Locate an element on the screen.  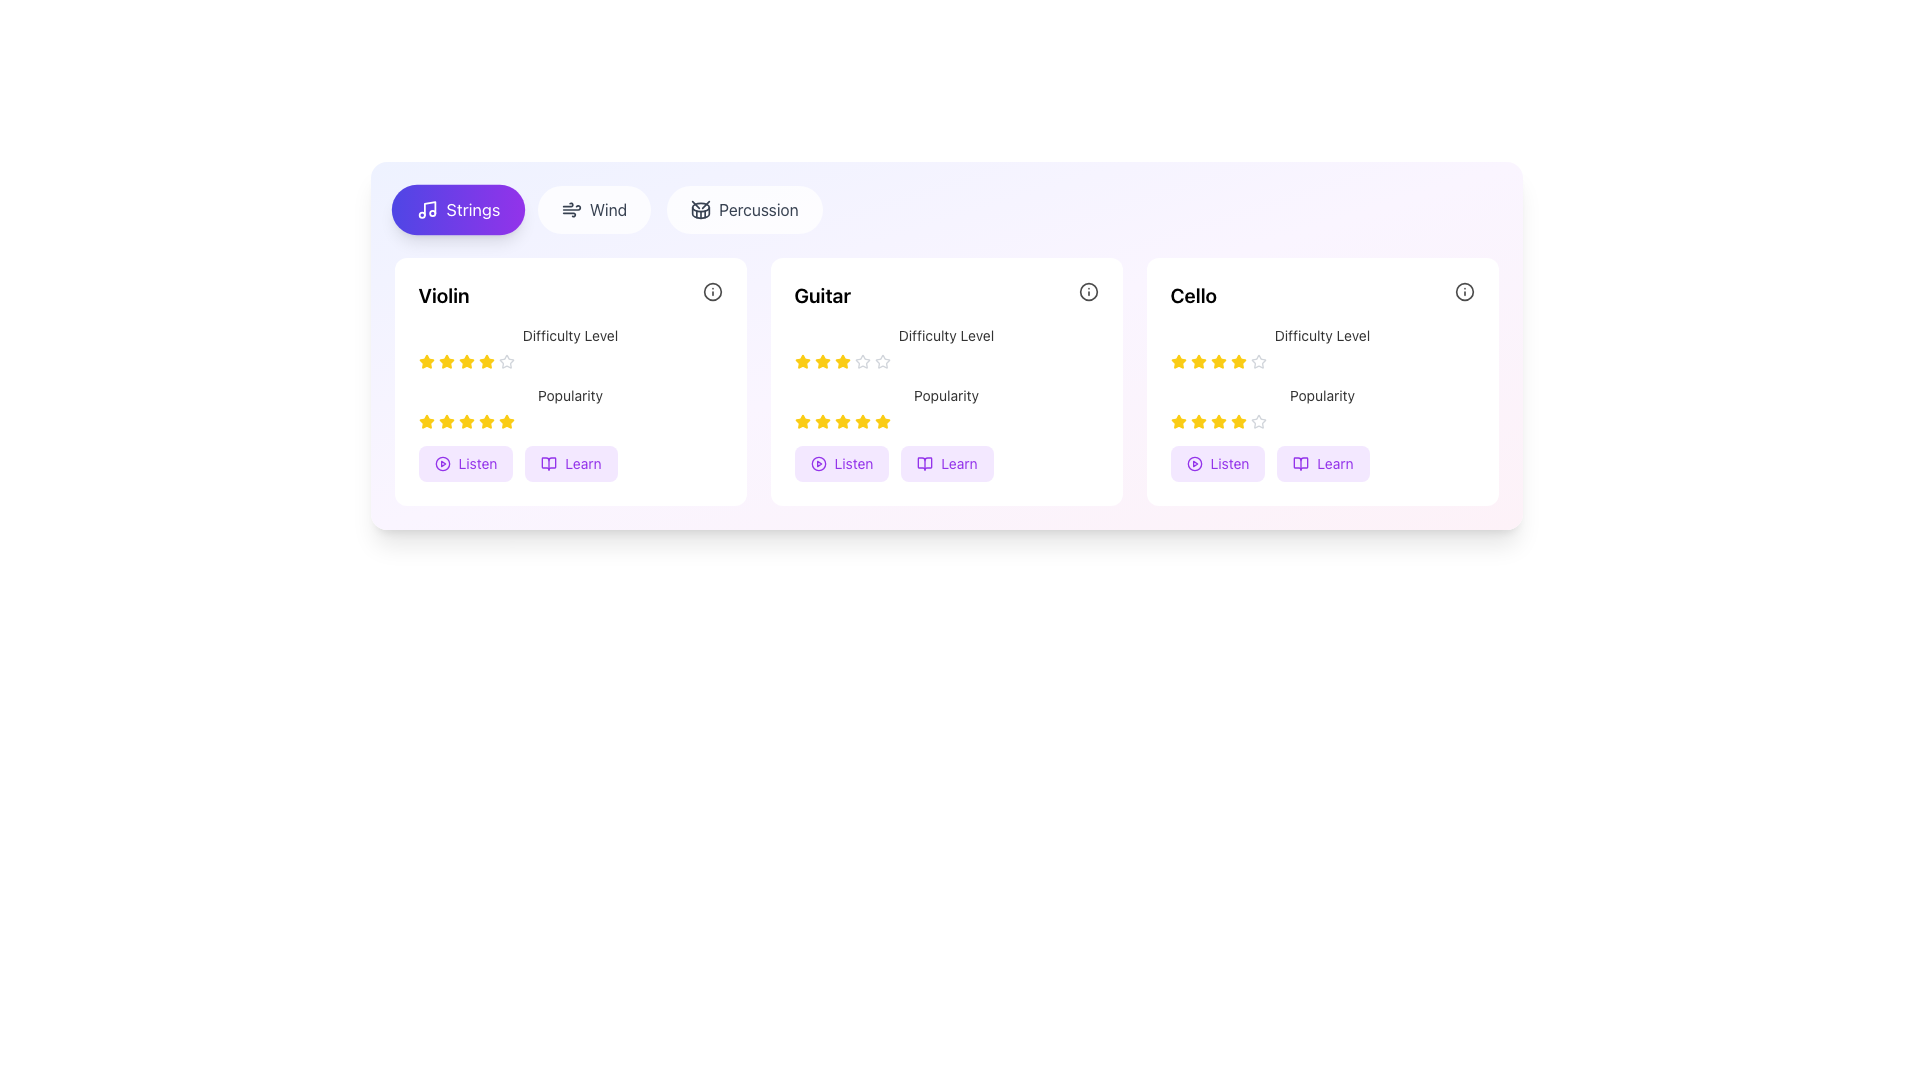
the 'Listen' button for the 'Violin' content is located at coordinates (464, 463).